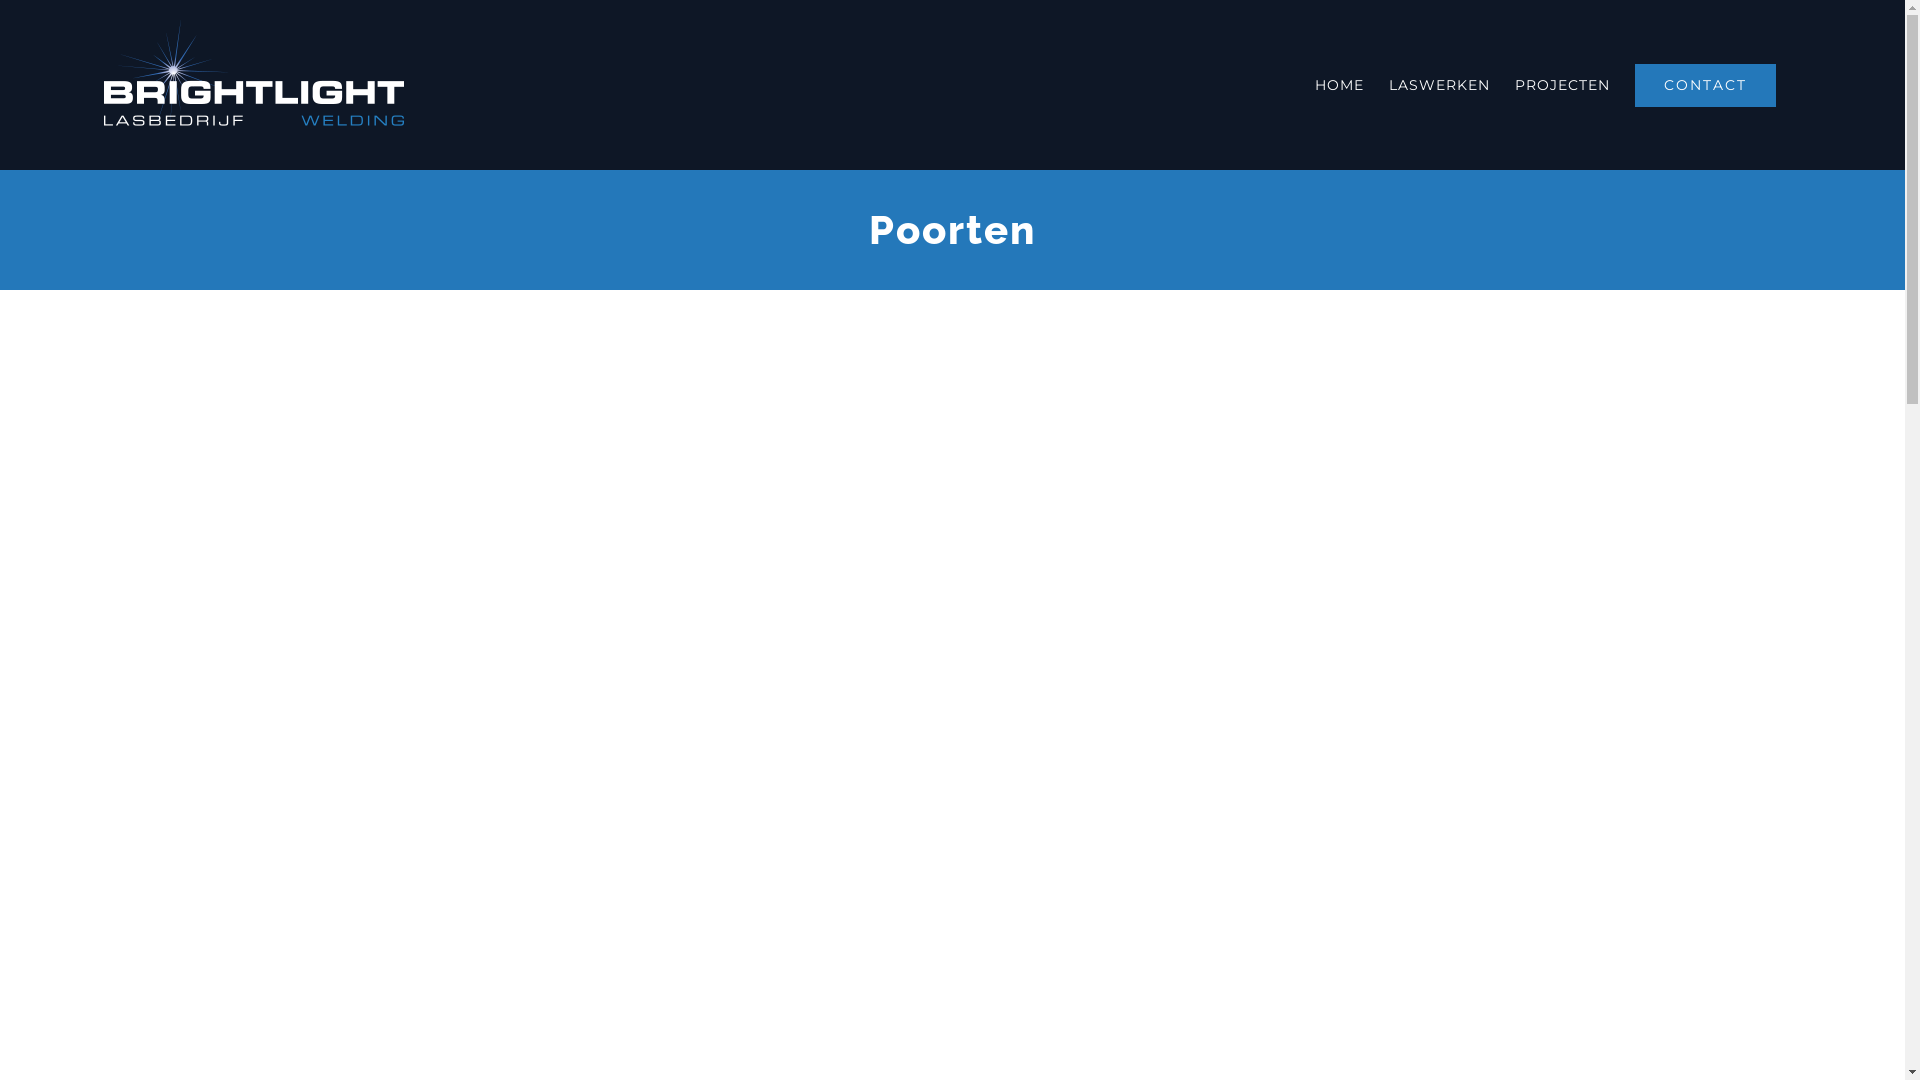 This screenshot has height=1080, width=1920. What do you see at coordinates (1315, 83) in the screenshot?
I see `'HOME'` at bounding box center [1315, 83].